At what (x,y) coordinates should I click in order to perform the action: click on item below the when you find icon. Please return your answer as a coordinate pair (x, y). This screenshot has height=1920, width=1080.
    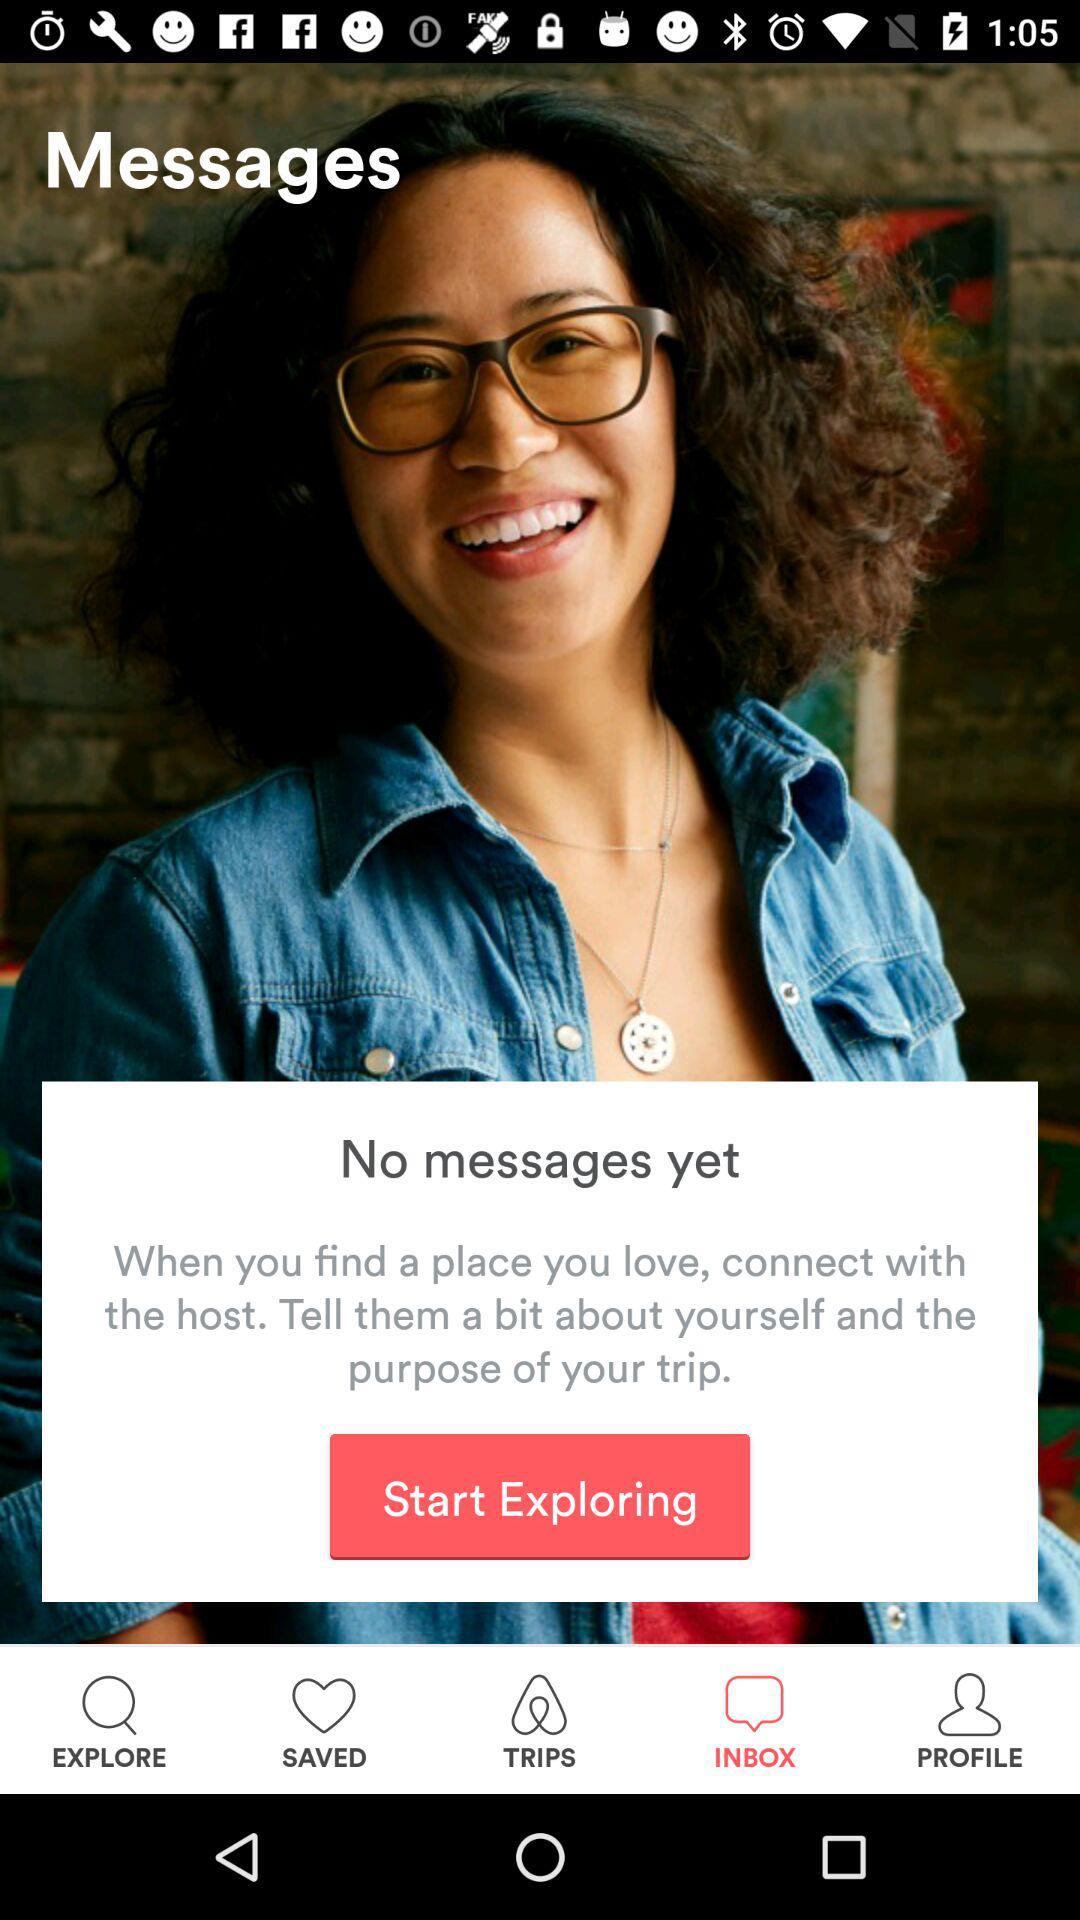
    Looking at the image, I should click on (540, 1497).